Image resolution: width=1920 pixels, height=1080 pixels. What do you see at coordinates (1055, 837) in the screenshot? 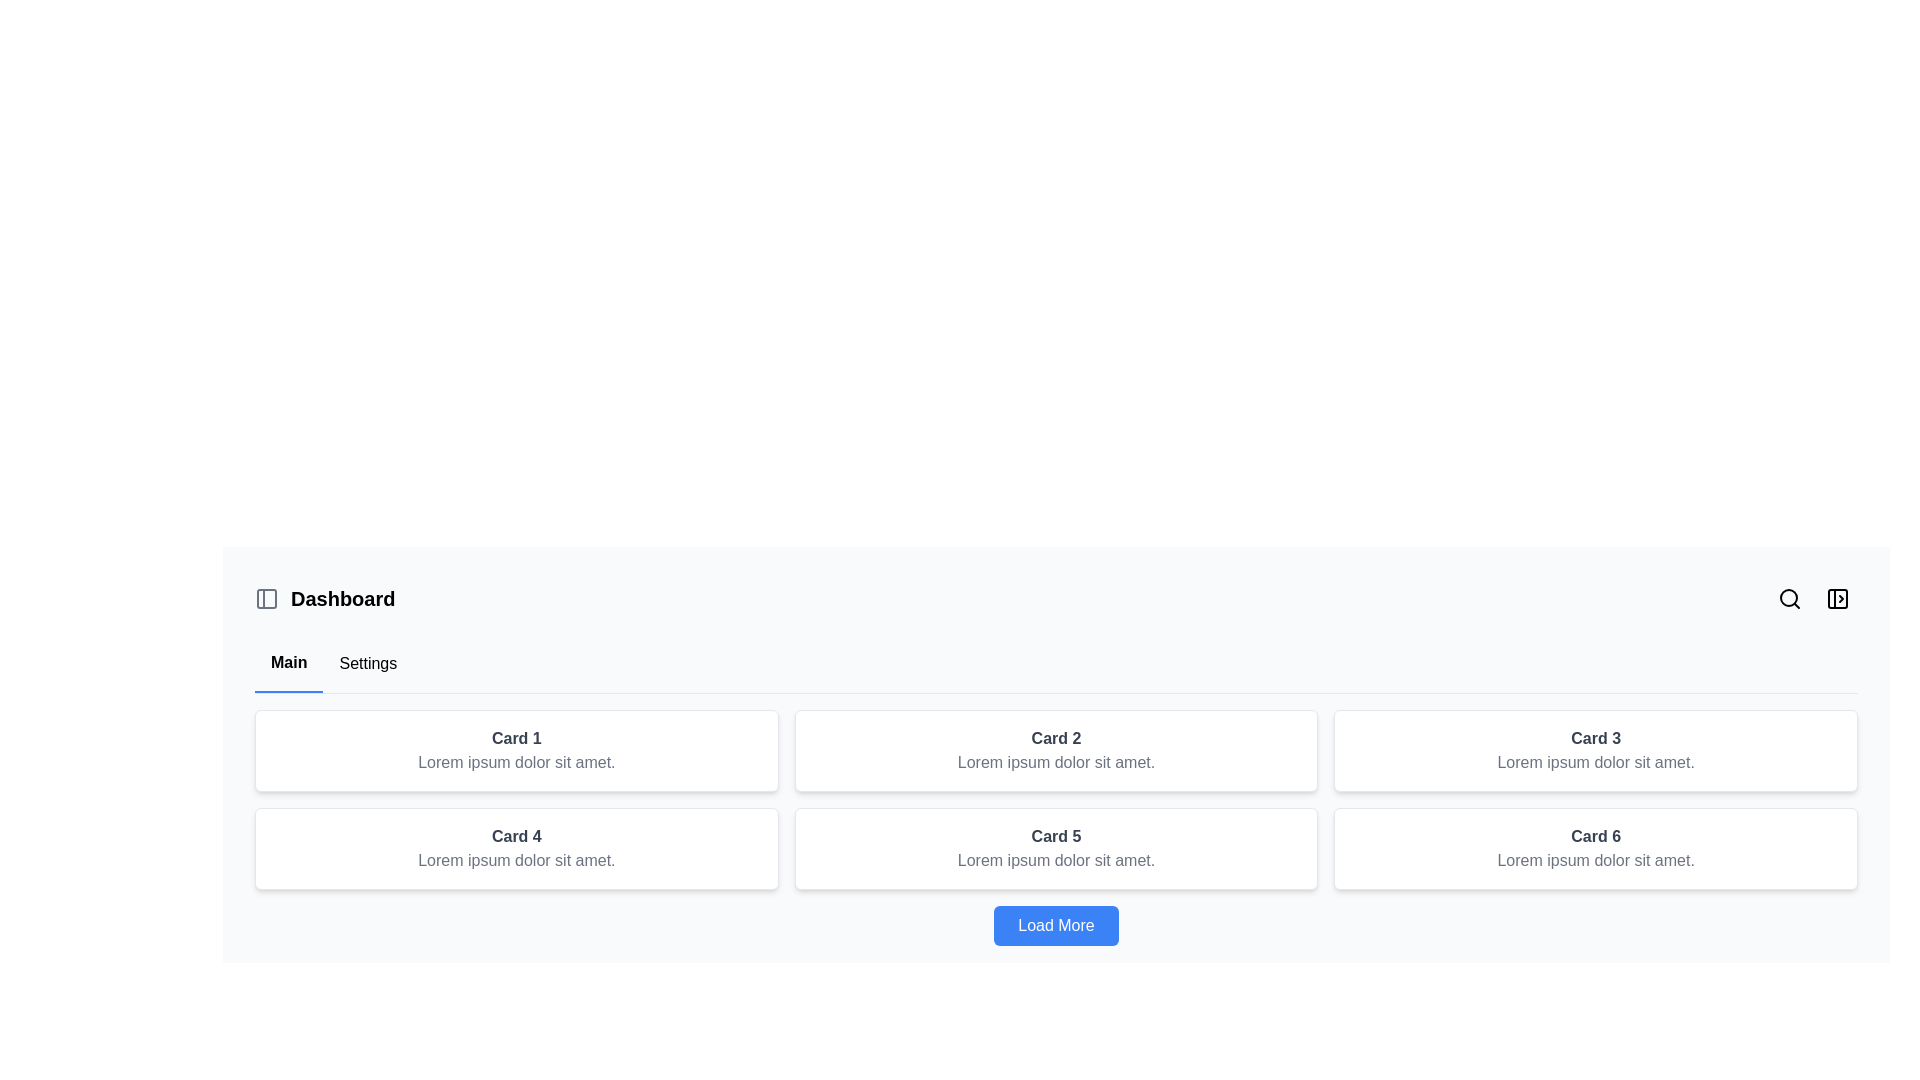
I see `bolded text 'Card 5' displayed prominently at the top of the card located in the second row and second column of the grid layout` at bounding box center [1055, 837].